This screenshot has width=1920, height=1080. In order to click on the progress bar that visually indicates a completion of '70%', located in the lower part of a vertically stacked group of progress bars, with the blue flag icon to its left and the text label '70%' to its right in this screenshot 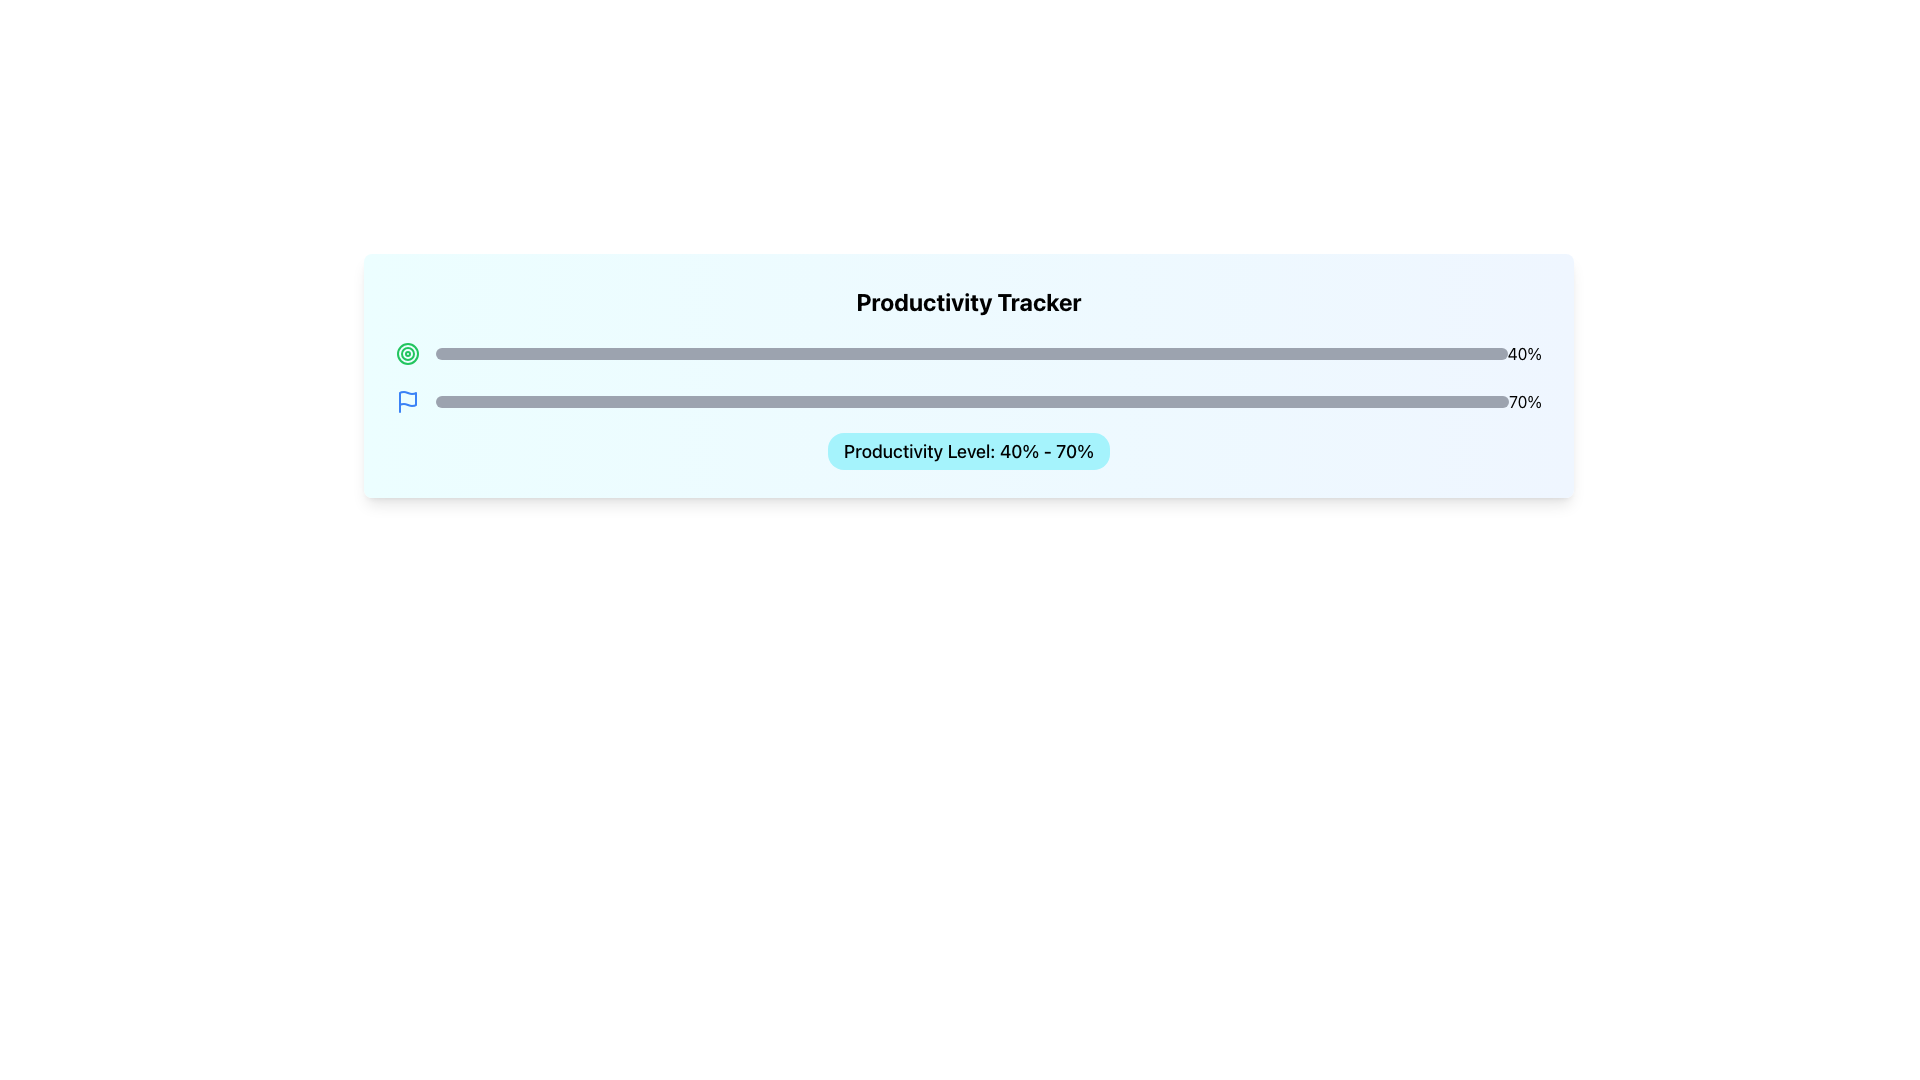, I will do `click(969, 401)`.